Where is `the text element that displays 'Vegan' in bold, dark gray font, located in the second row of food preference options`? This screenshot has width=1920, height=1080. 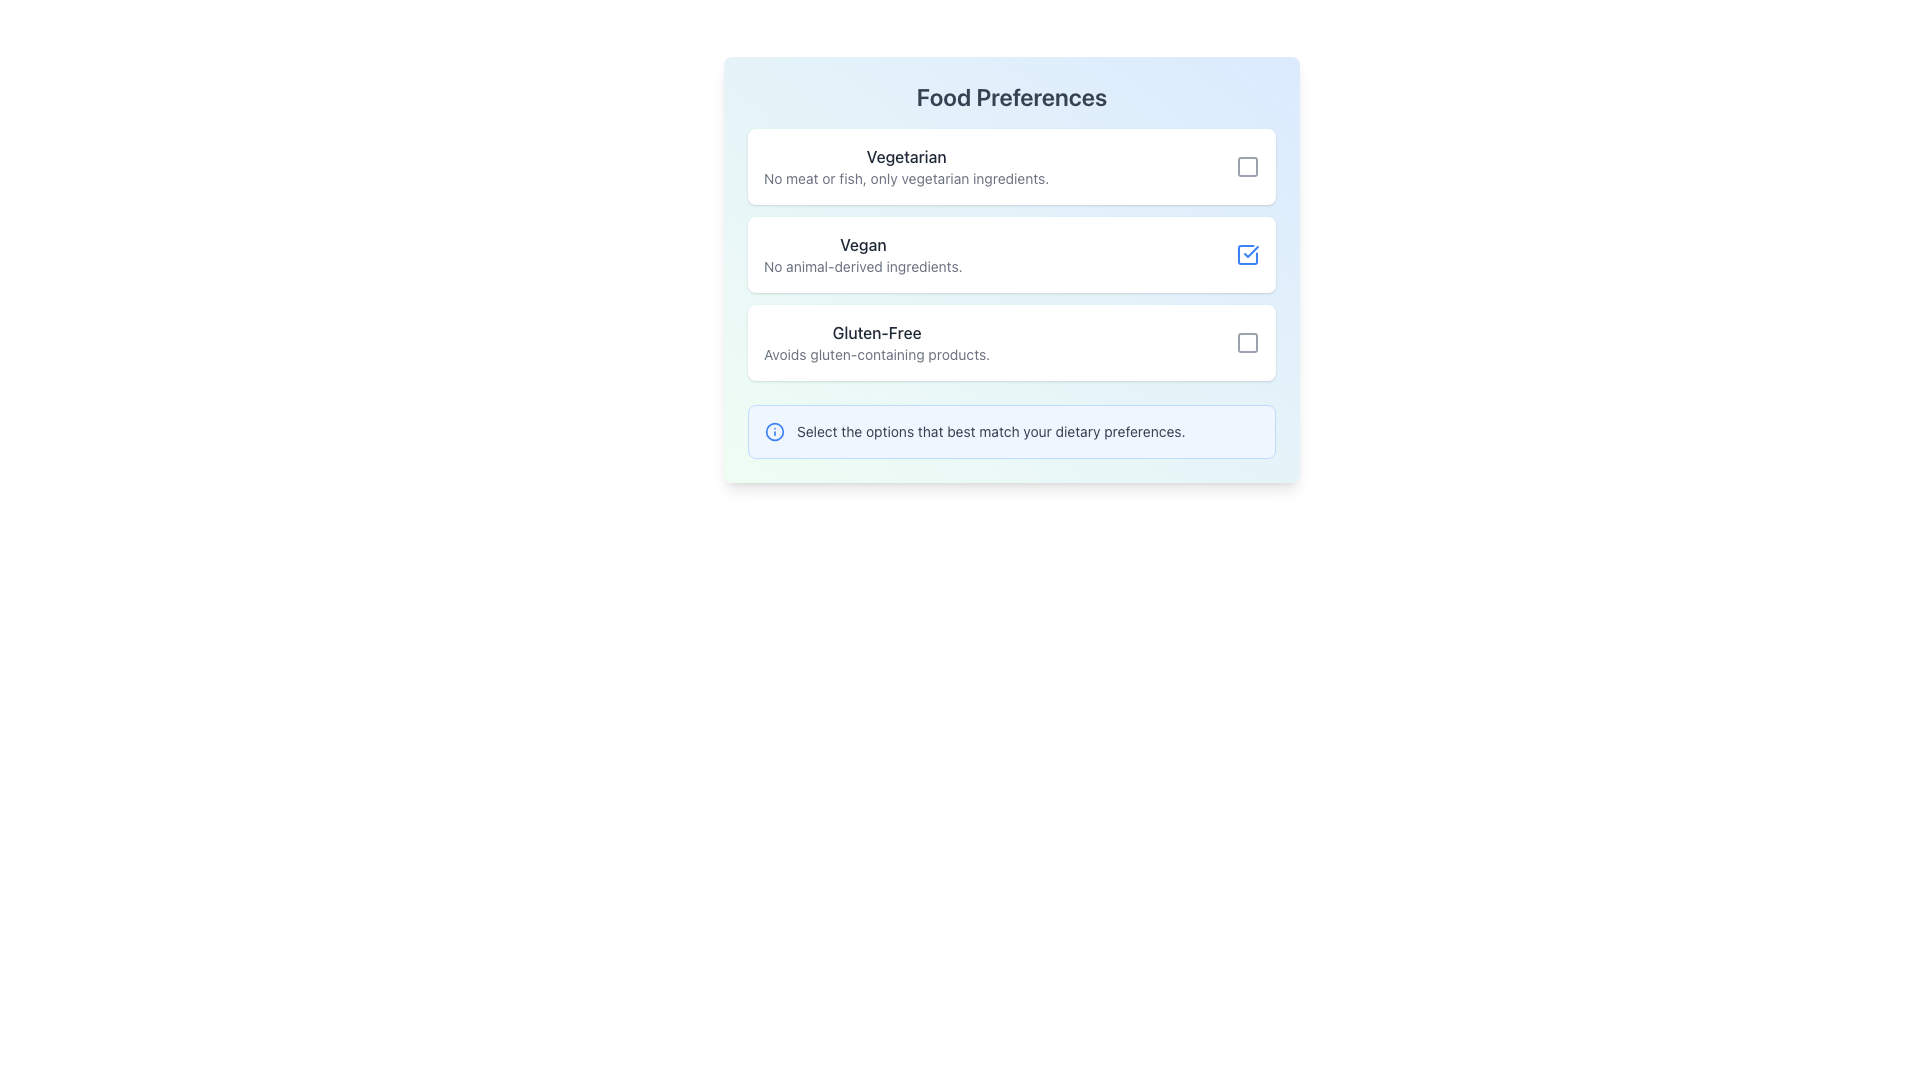 the text element that displays 'Vegan' in bold, dark gray font, located in the second row of food preference options is located at coordinates (863, 244).